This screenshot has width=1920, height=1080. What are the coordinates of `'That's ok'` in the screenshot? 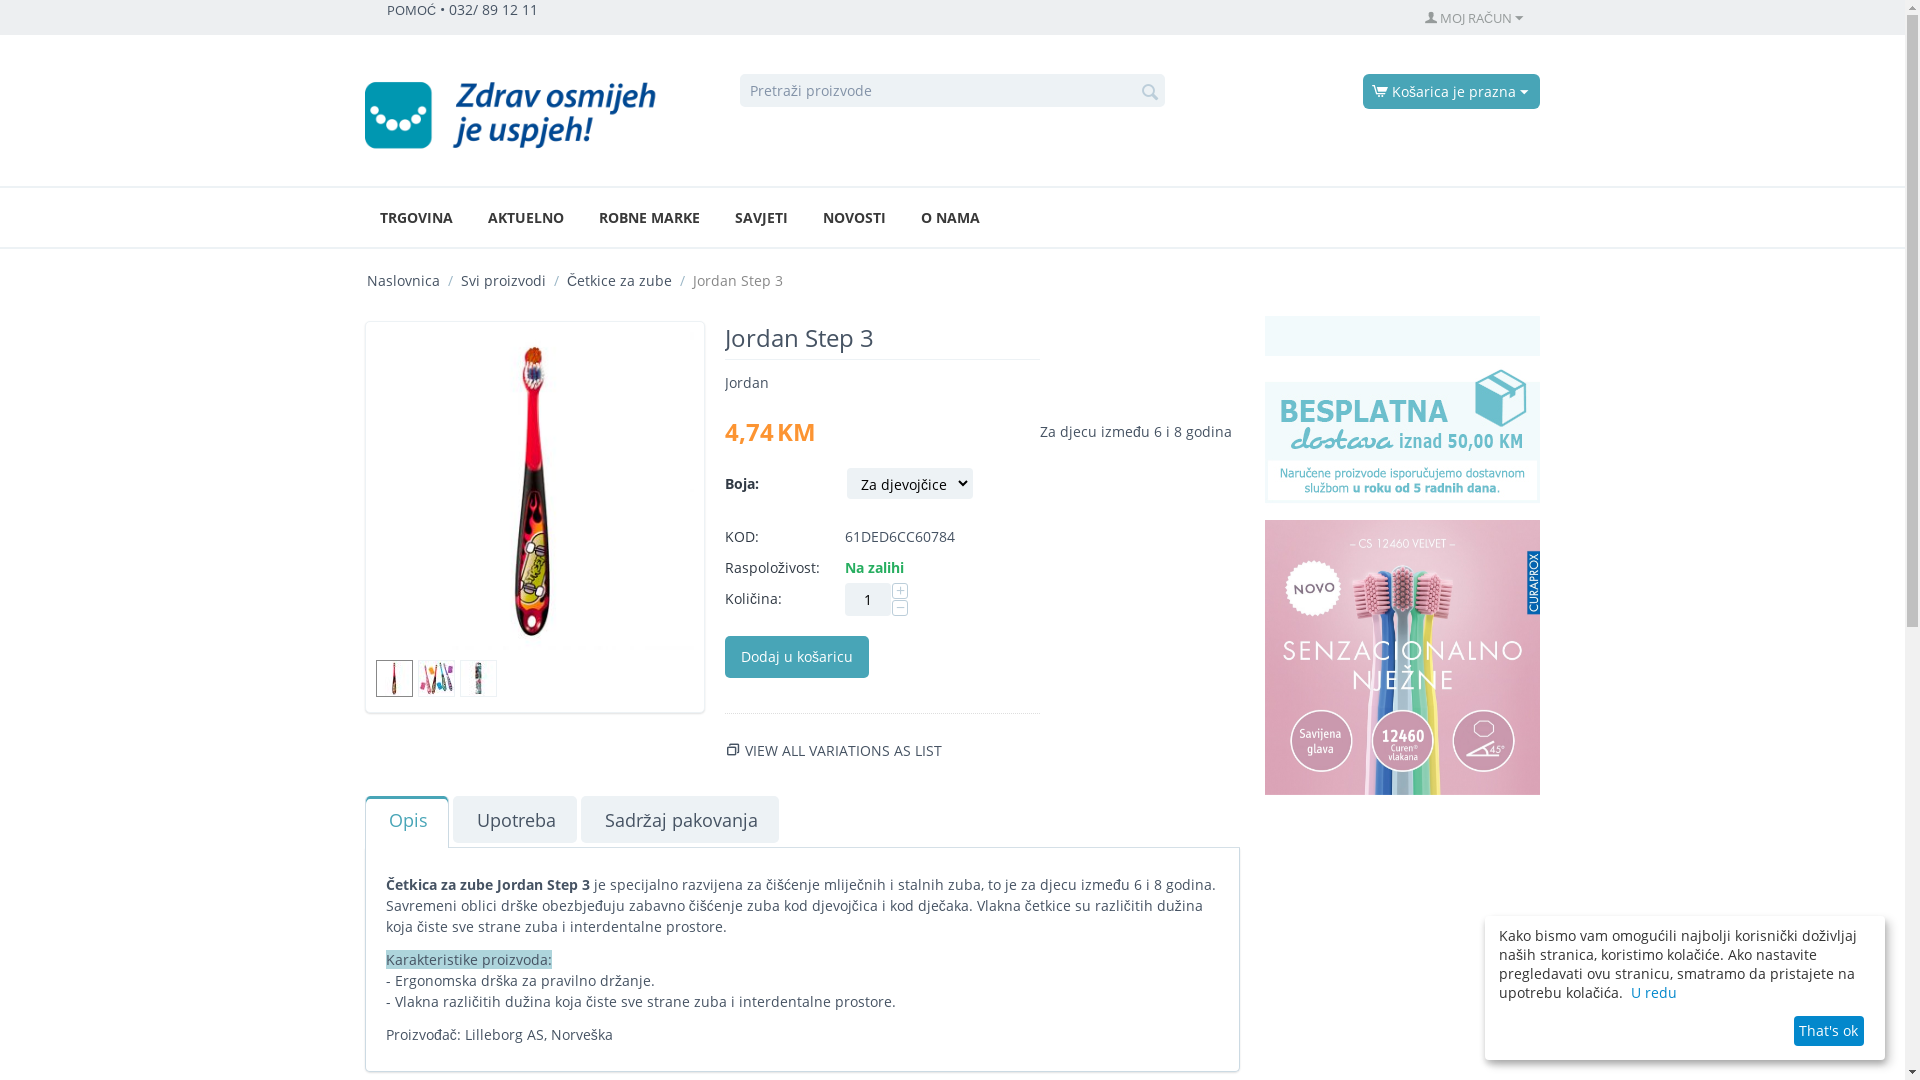 It's located at (1828, 1030).